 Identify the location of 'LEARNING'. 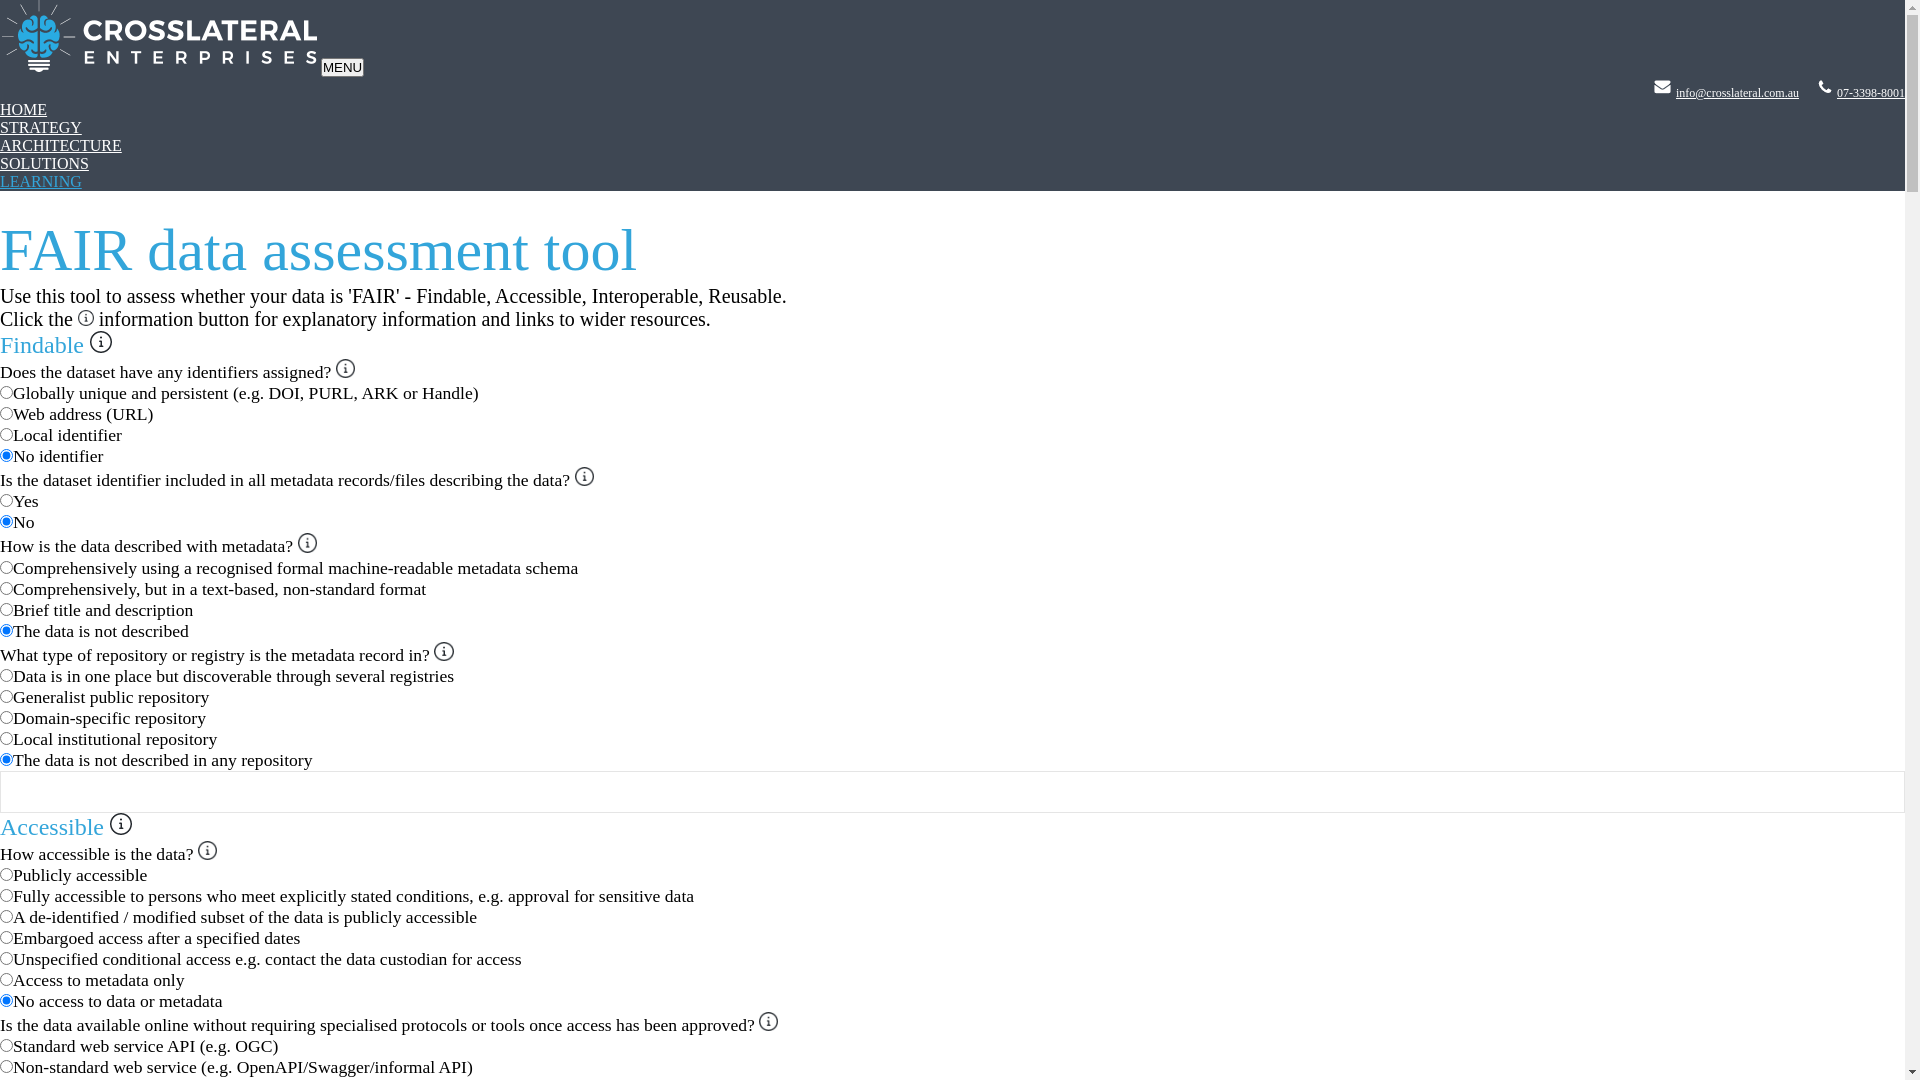
(0, 181).